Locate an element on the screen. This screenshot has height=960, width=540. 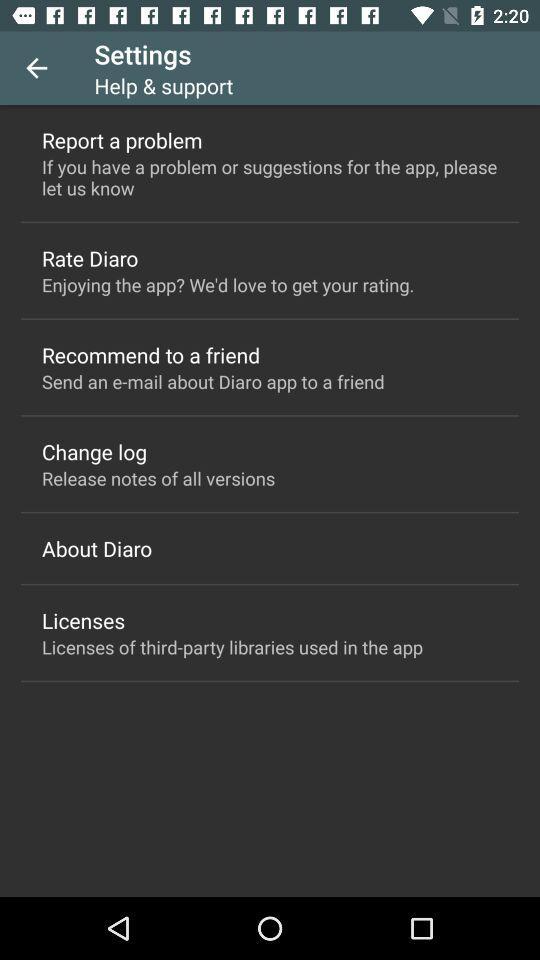
the icon below the send an e icon is located at coordinates (93, 451).